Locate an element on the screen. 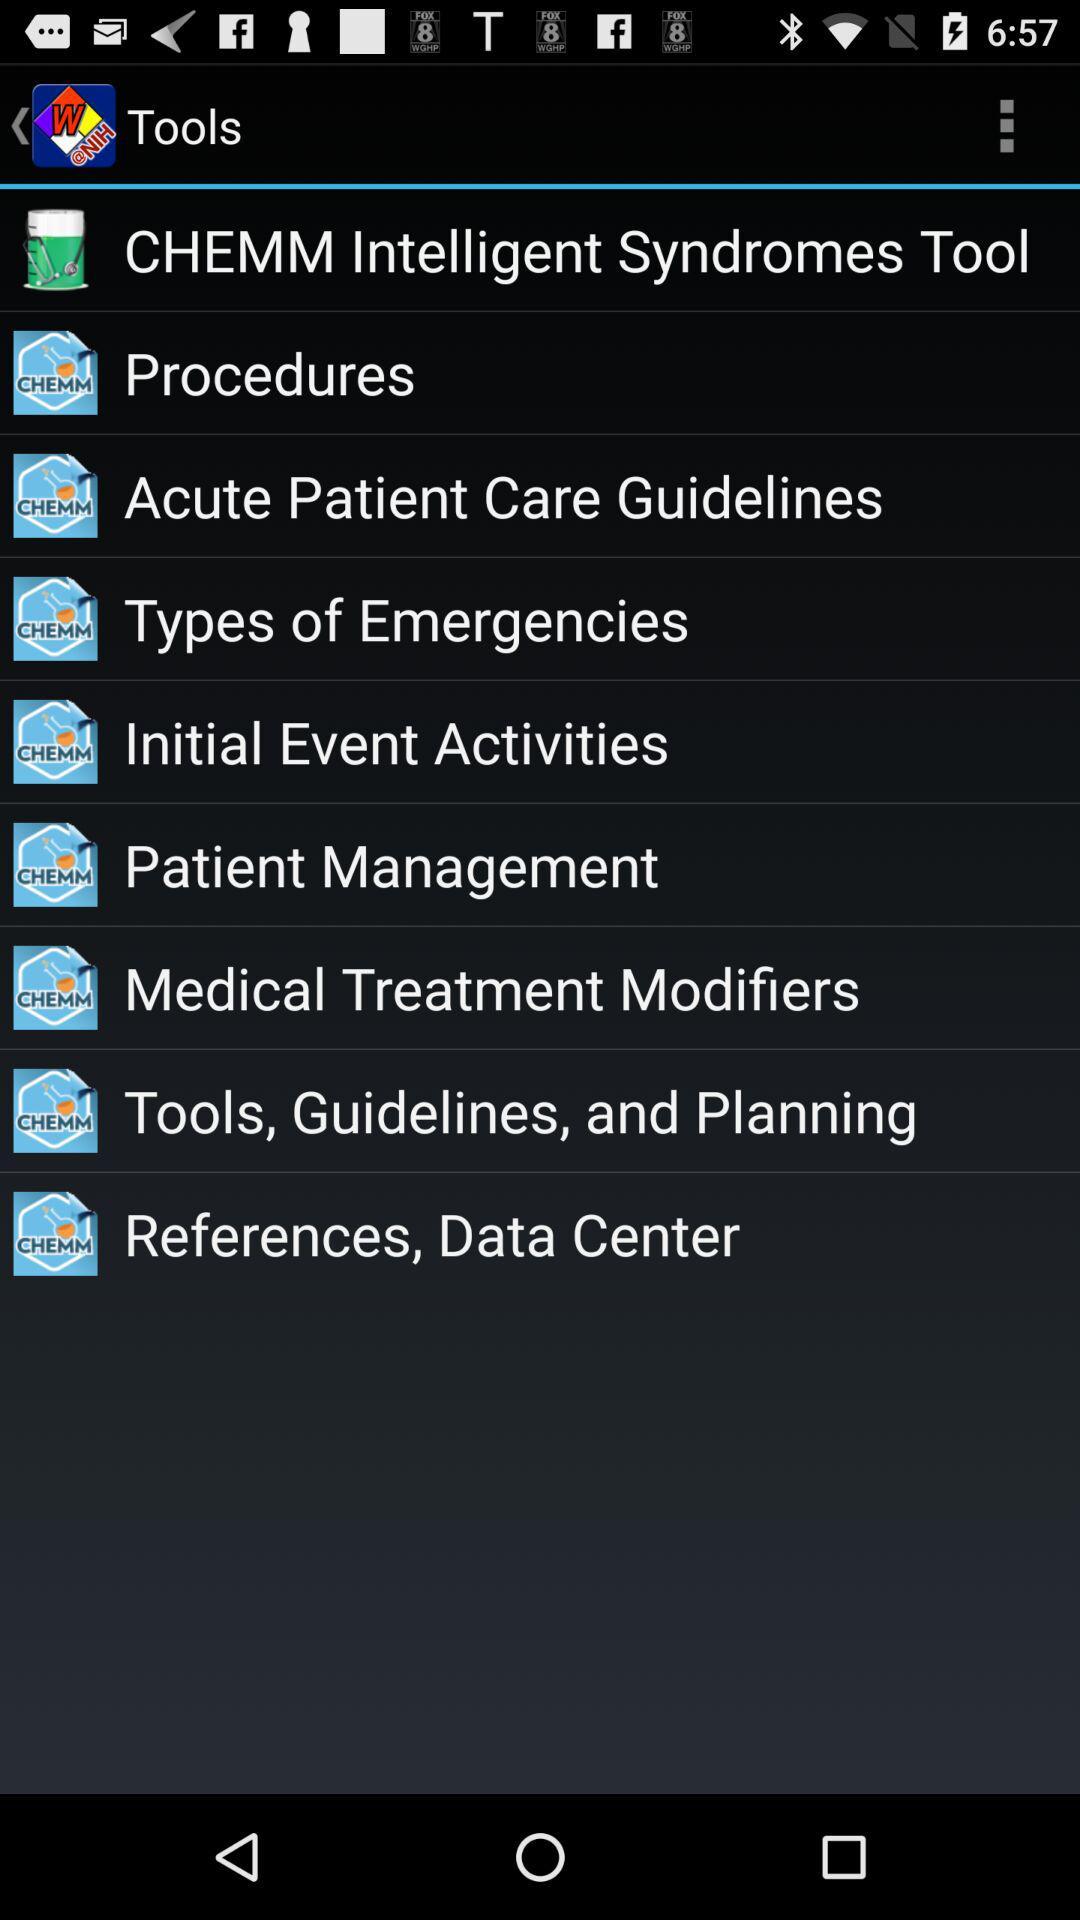  item below the chemm intelligent syndromes is located at coordinates (600, 372).